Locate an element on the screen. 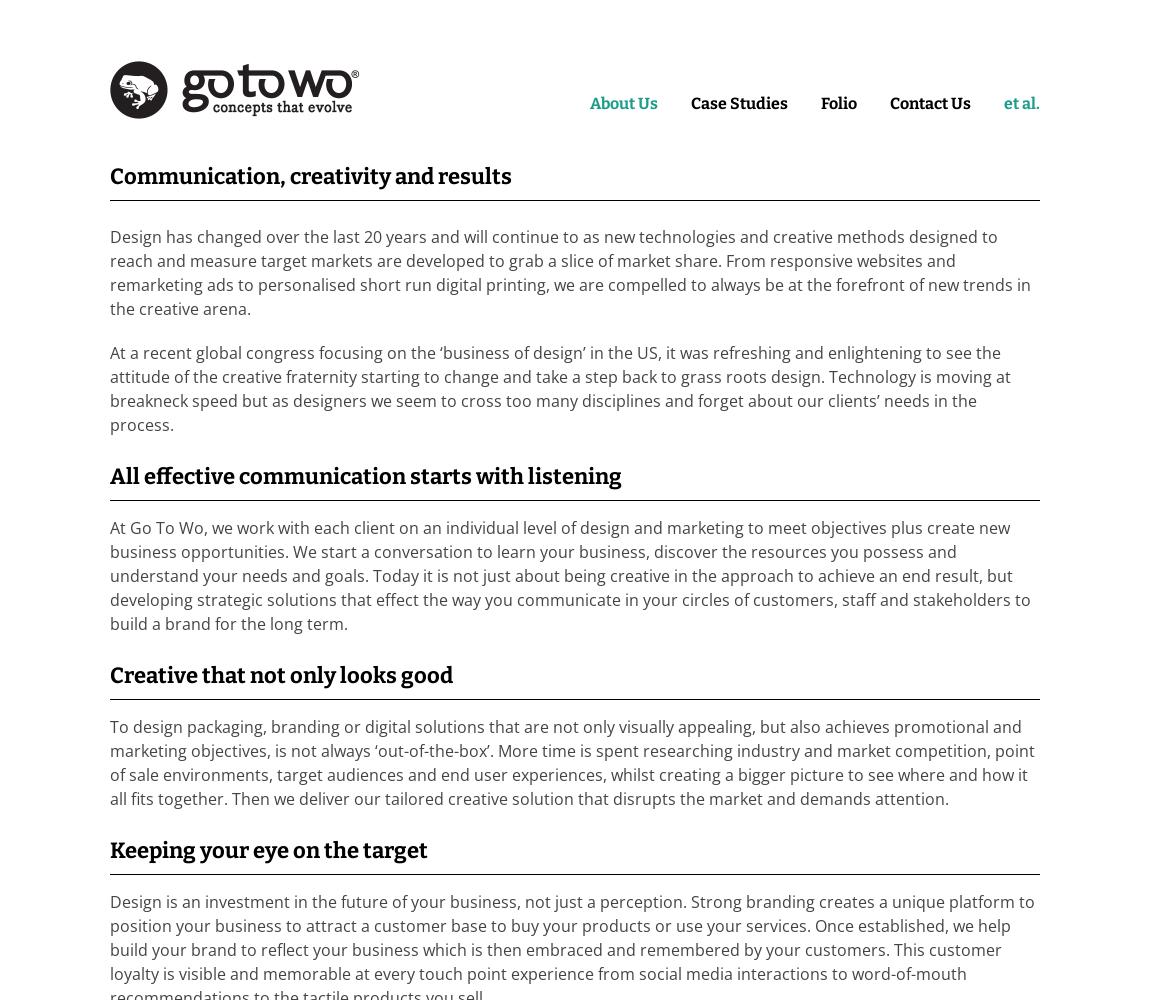  'Contact Us' is located at coordinates (930, 102).